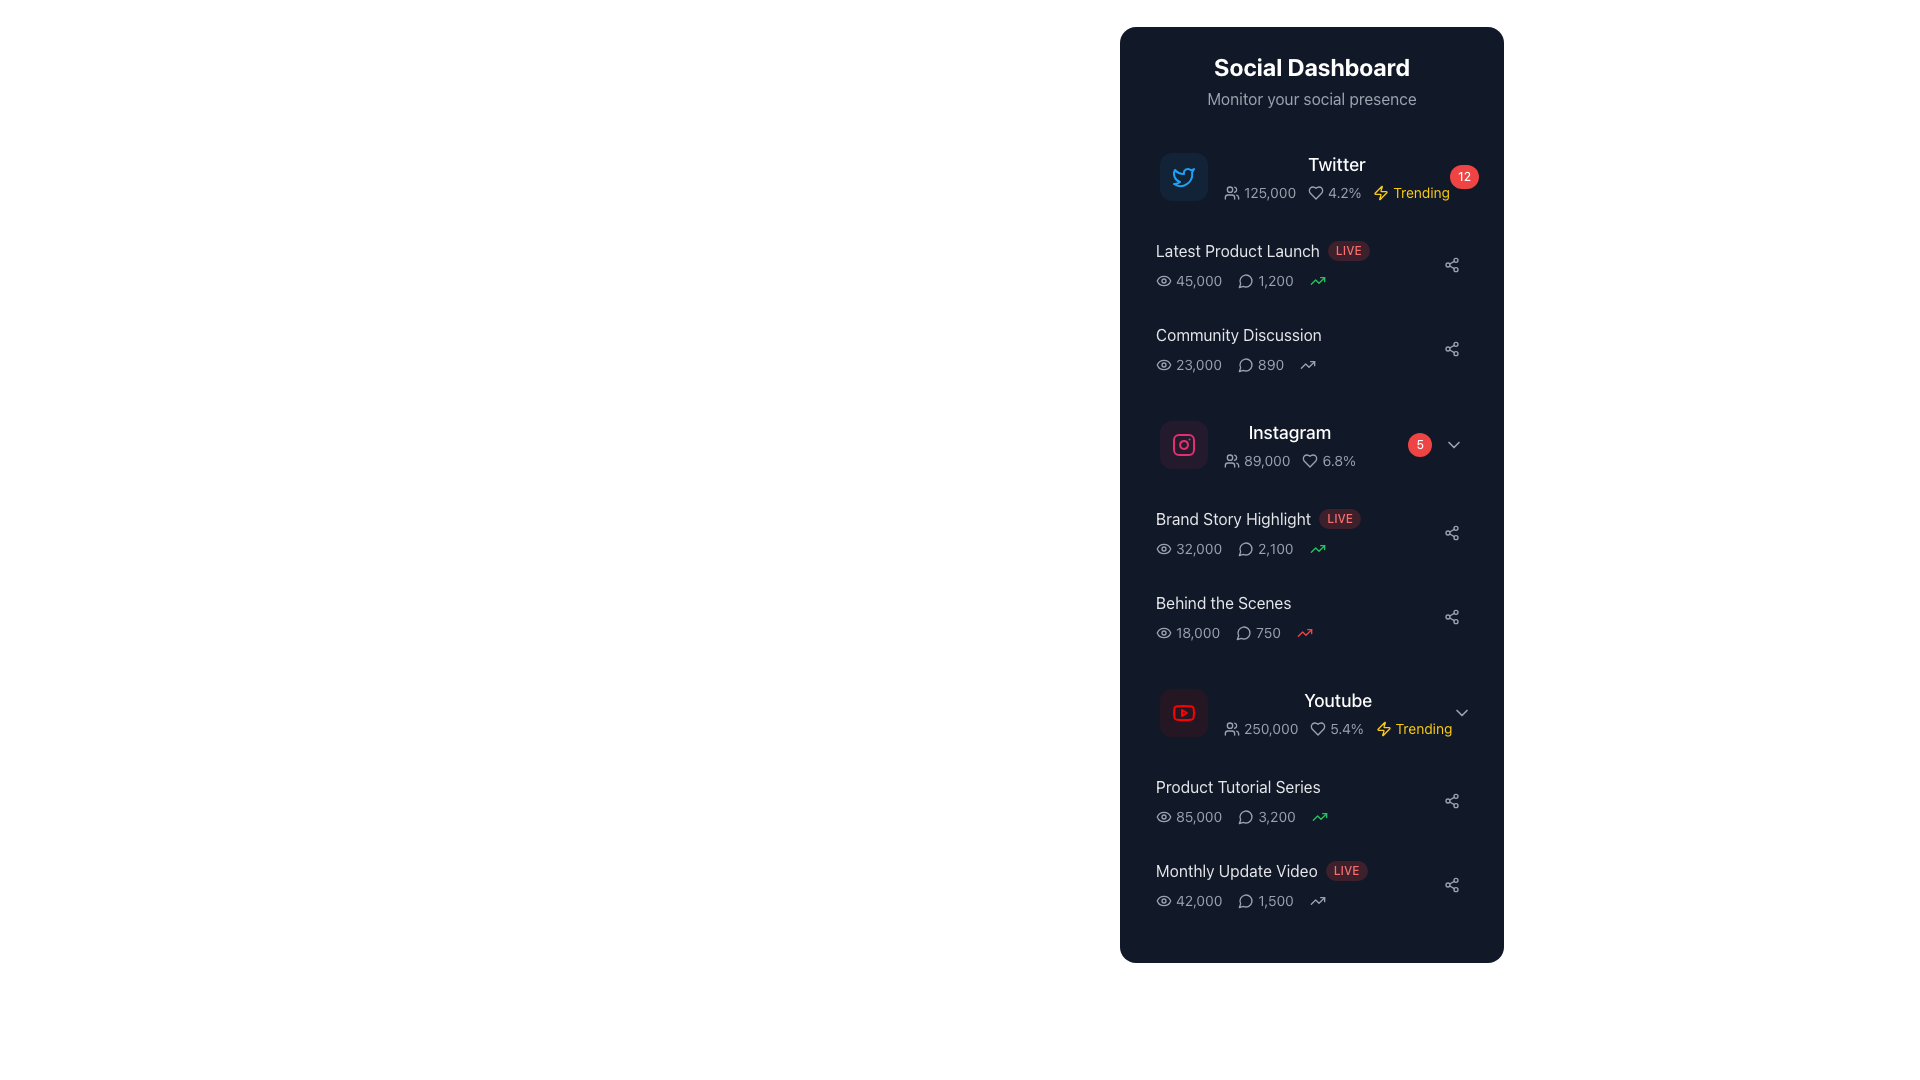  What do you see at coordinates (1231, 461) in the screenshot?
I see `the user profile icon located to the left of the text '89,000' in the Instagram row of the Social Dashboard` at bounding box center [1231, 461].